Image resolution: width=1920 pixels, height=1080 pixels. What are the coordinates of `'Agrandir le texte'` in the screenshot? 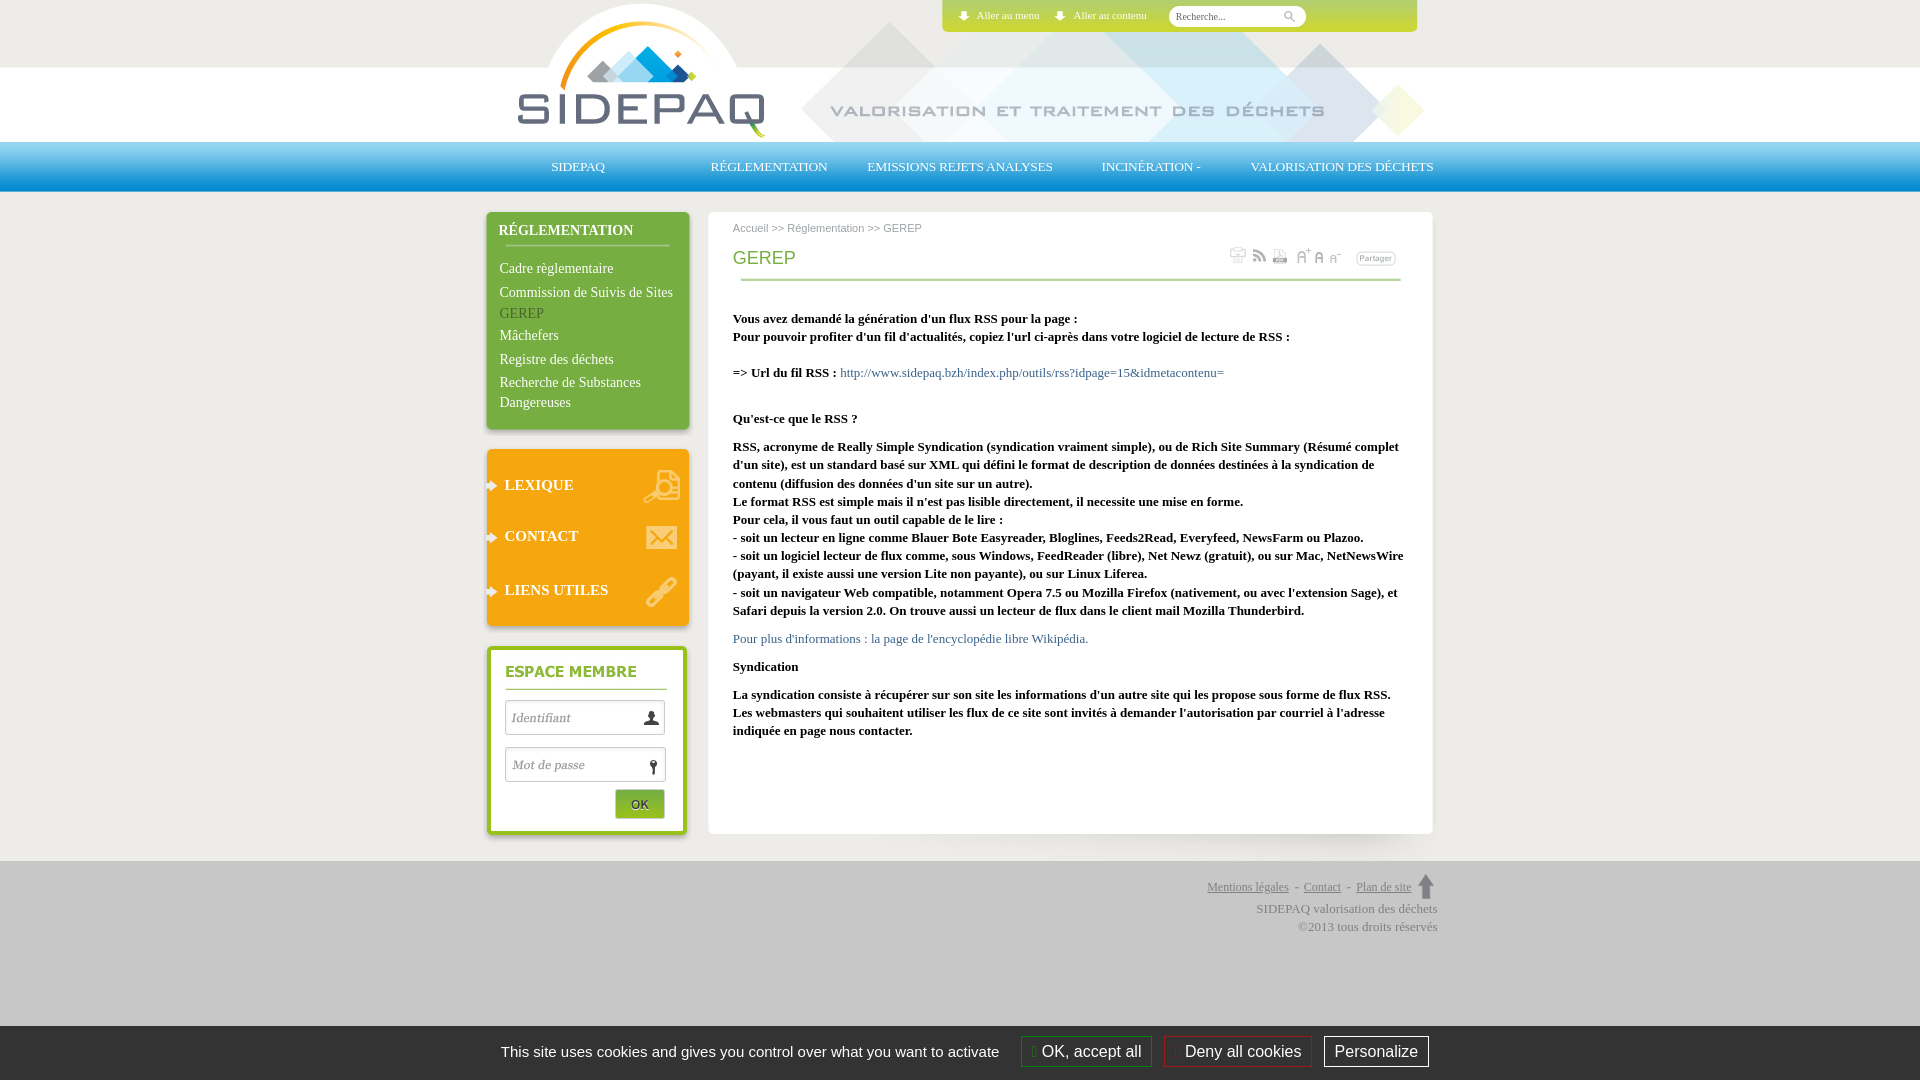 It's located at (1304, 253).